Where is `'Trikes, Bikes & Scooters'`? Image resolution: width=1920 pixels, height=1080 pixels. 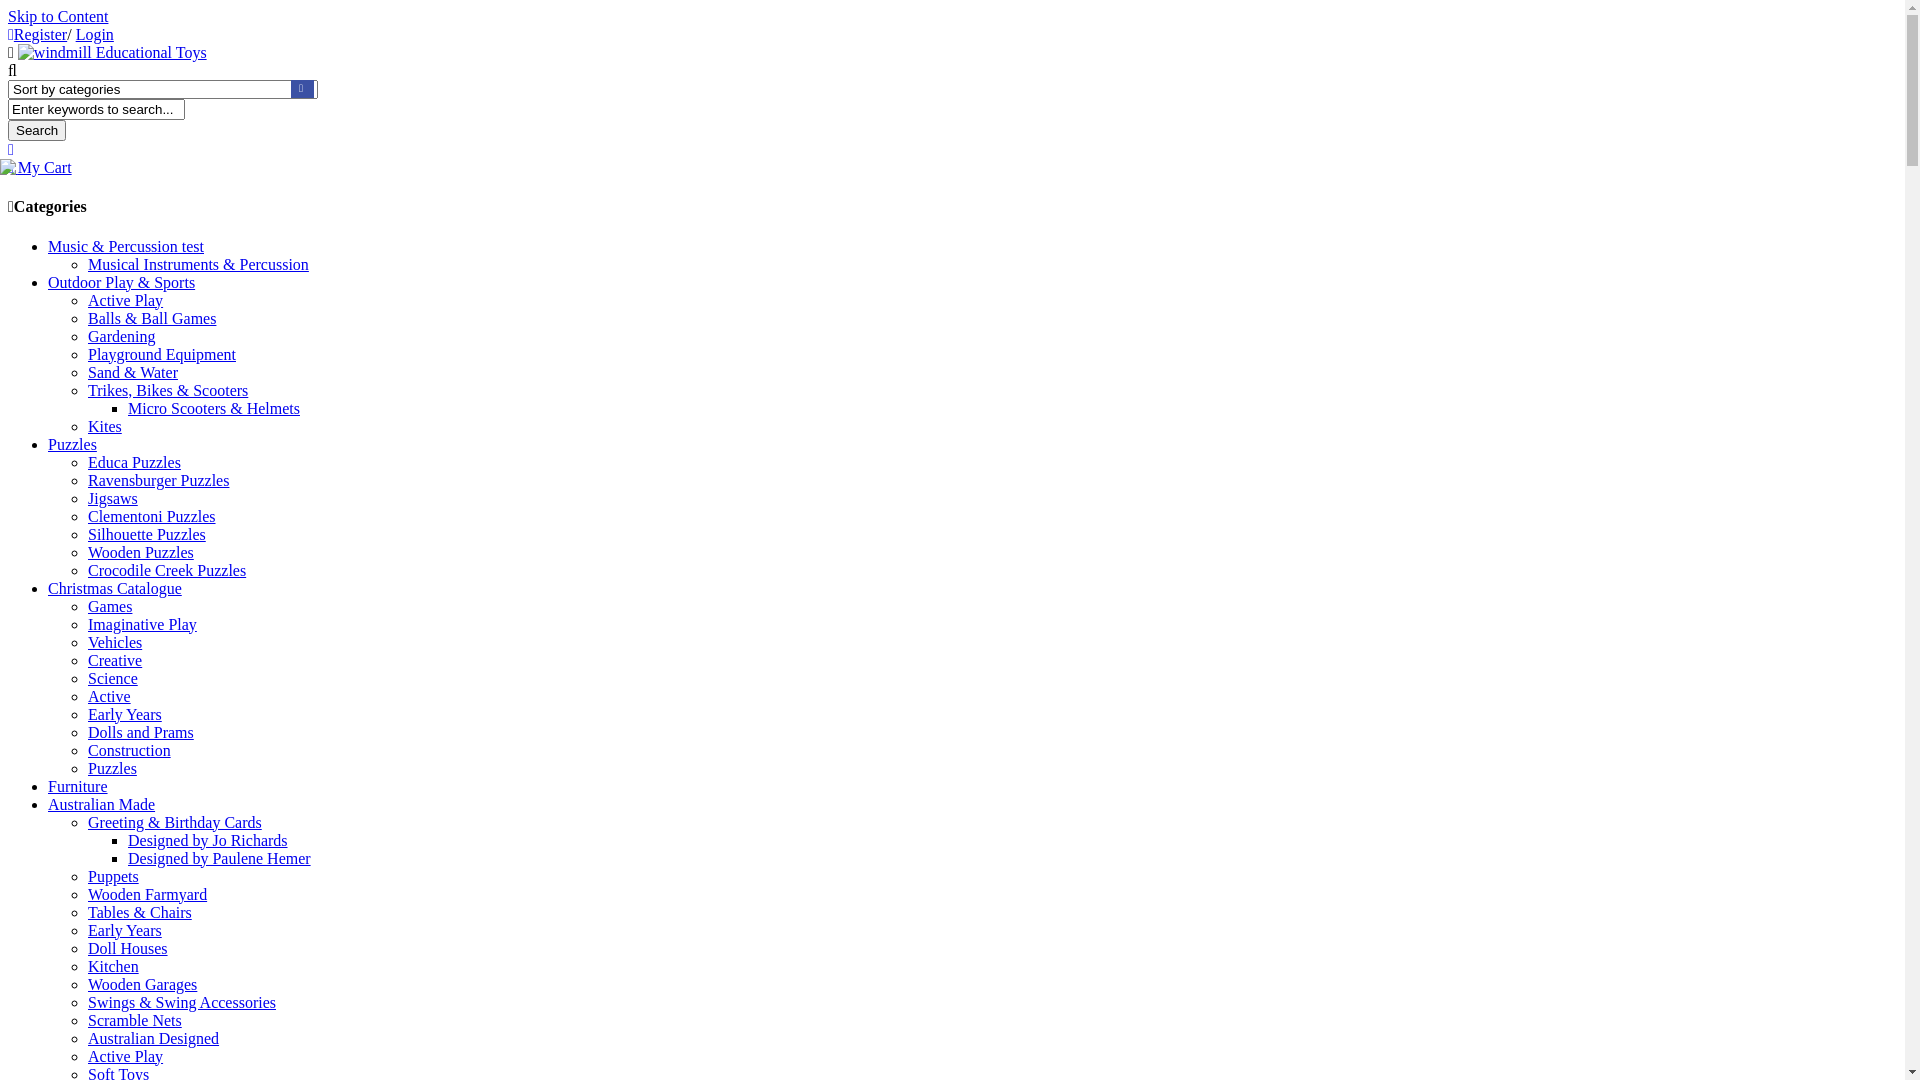
'Trikes, Bikes & Scooters' is located at coordinates (168, 390).